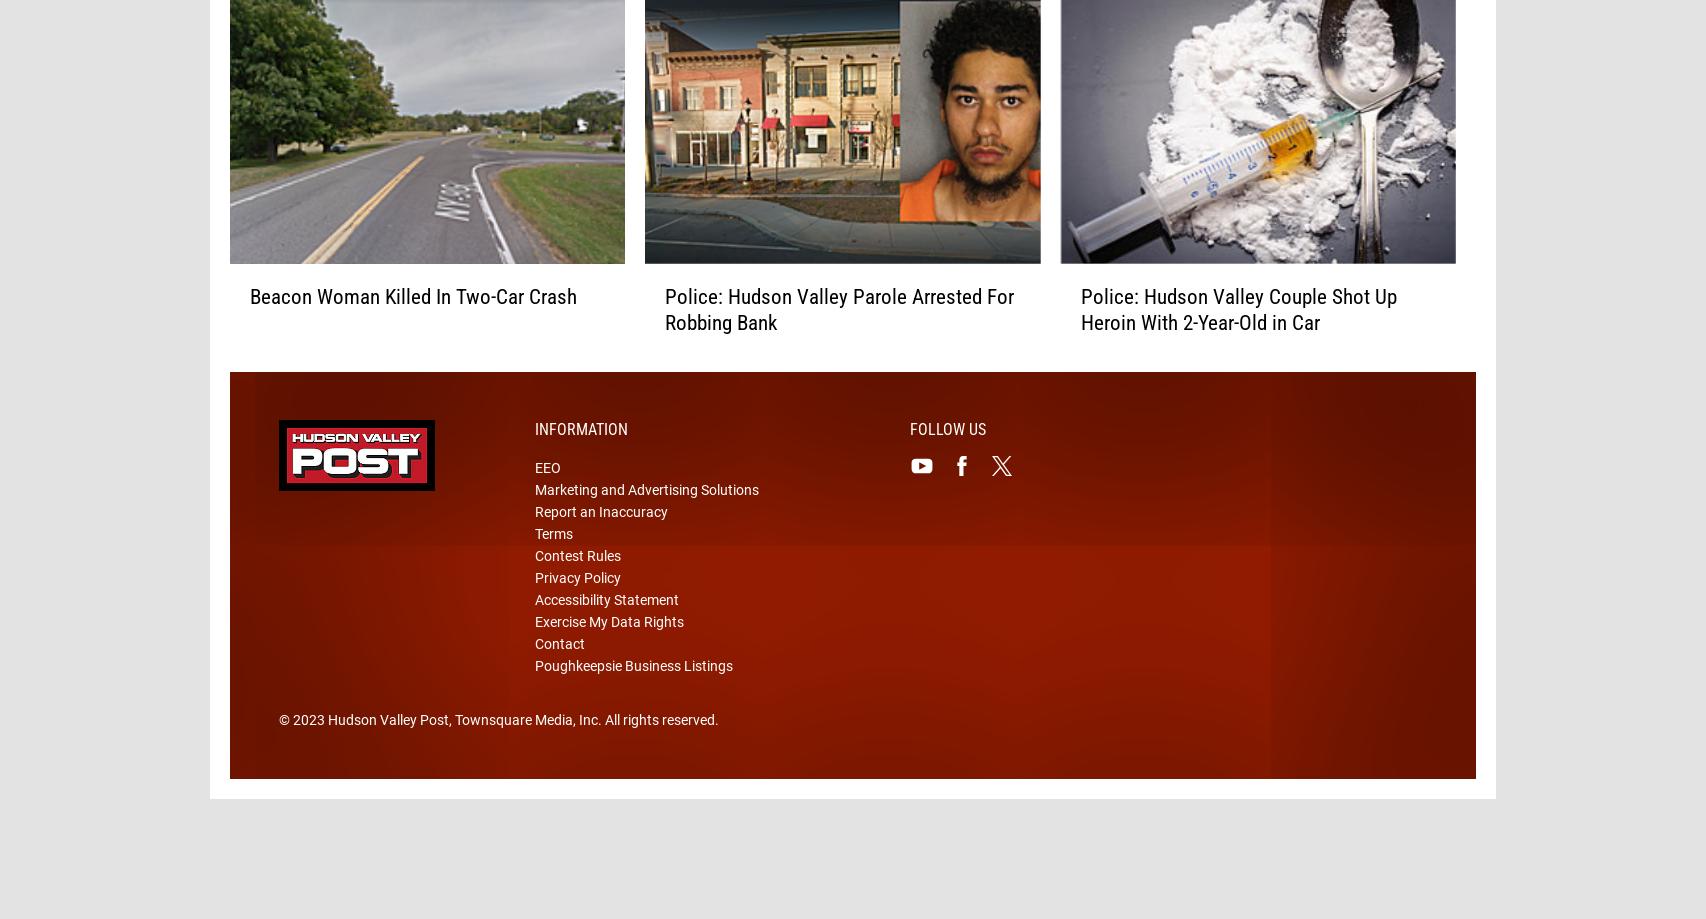 The width and height of the screenshot is (1706, 919). I want to click on '2023', so click(292, 751).